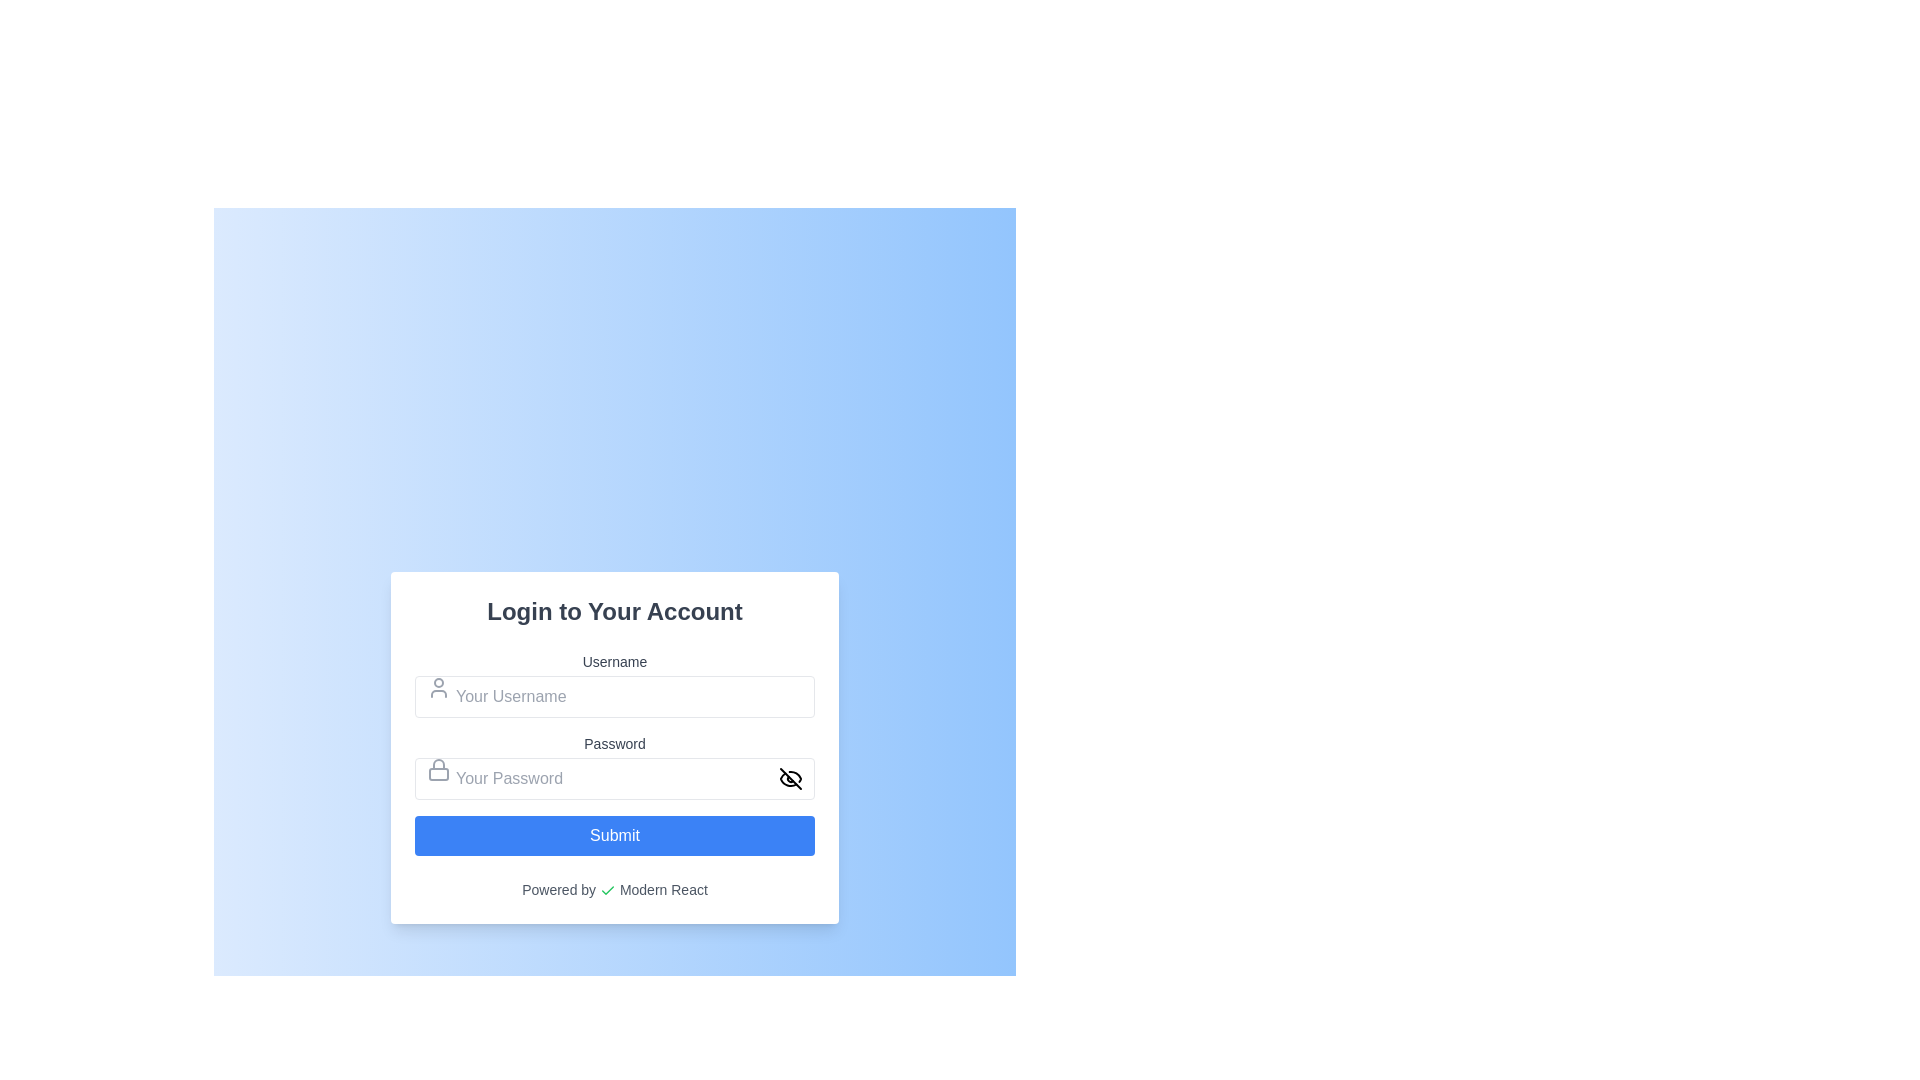 The height and width of the screenshot is (1080, 1920). What do you see at coordinates (437, 769) in the screenshot?
I see `the password input icon located on the left side of the password text field, which precedes the placeholder text 'Your Password.'` at bounding box center [437, 769].